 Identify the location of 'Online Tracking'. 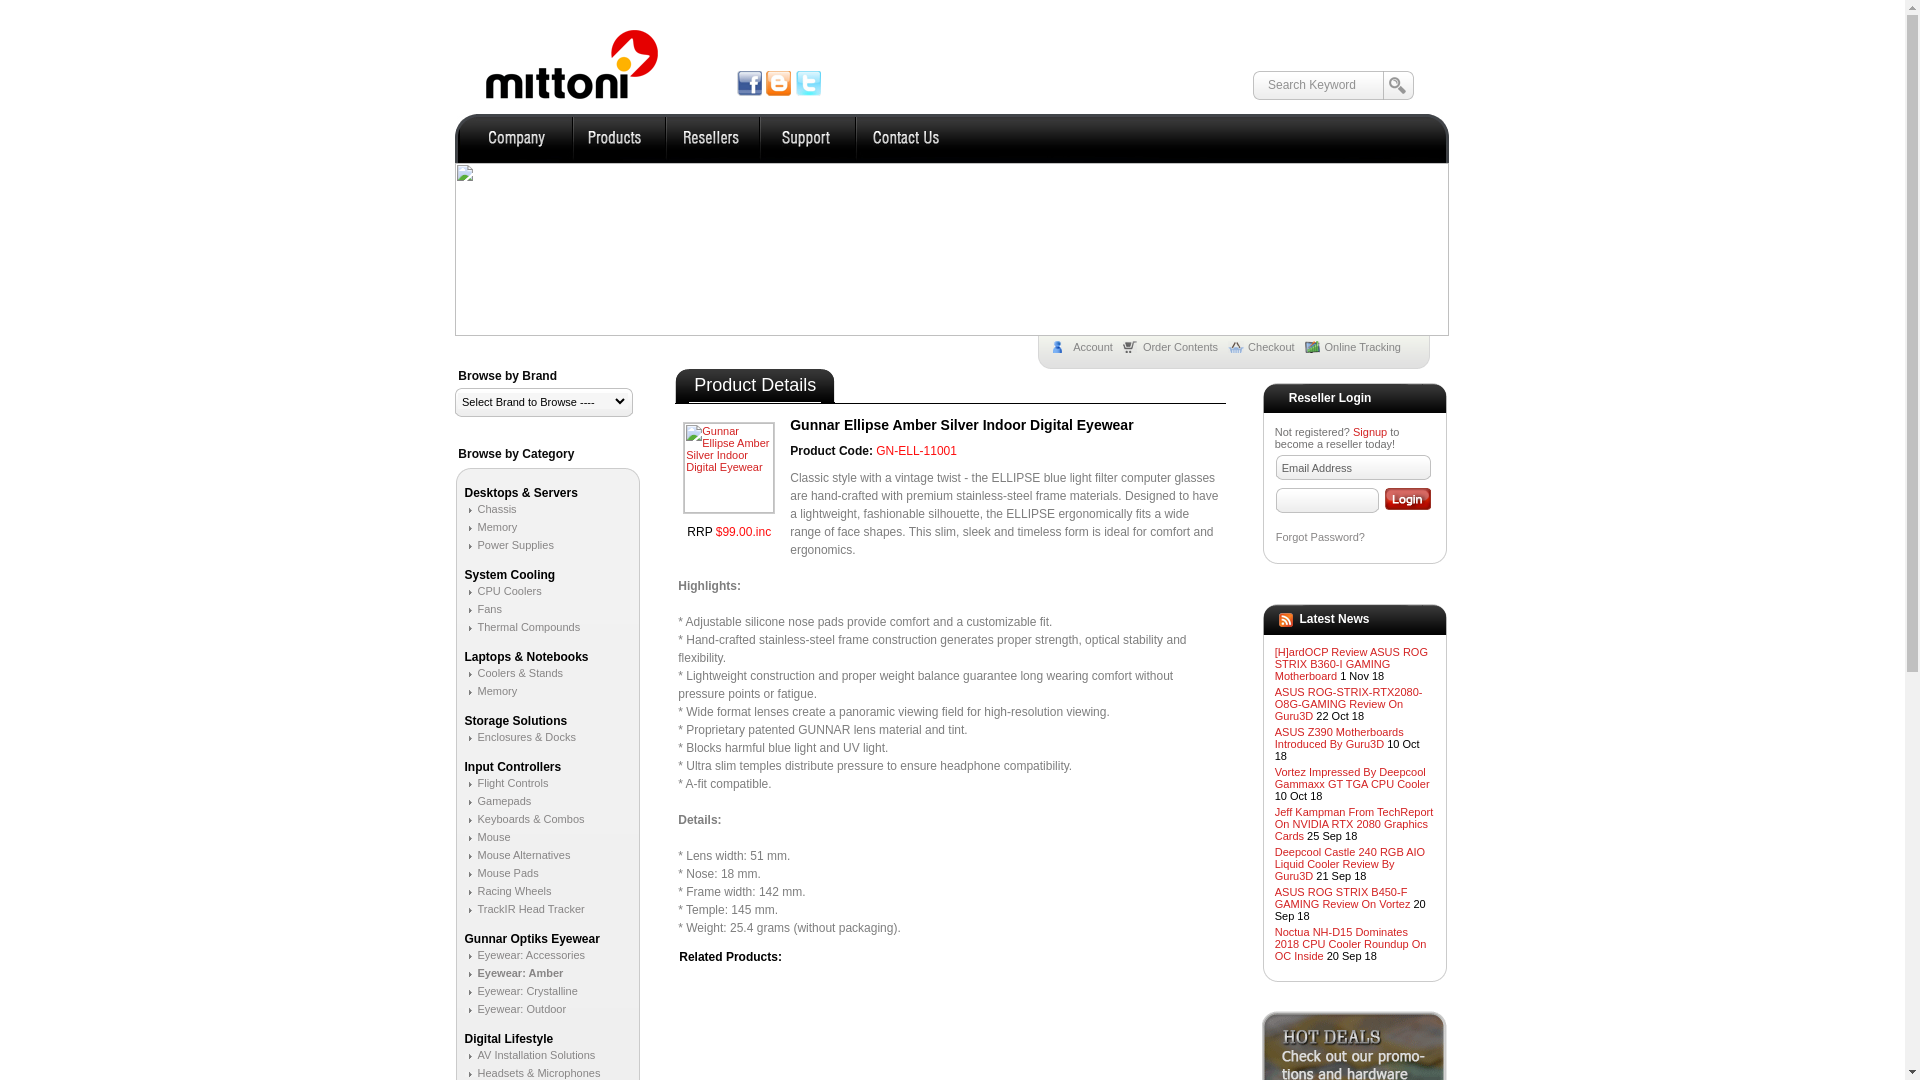
(1358, 346).